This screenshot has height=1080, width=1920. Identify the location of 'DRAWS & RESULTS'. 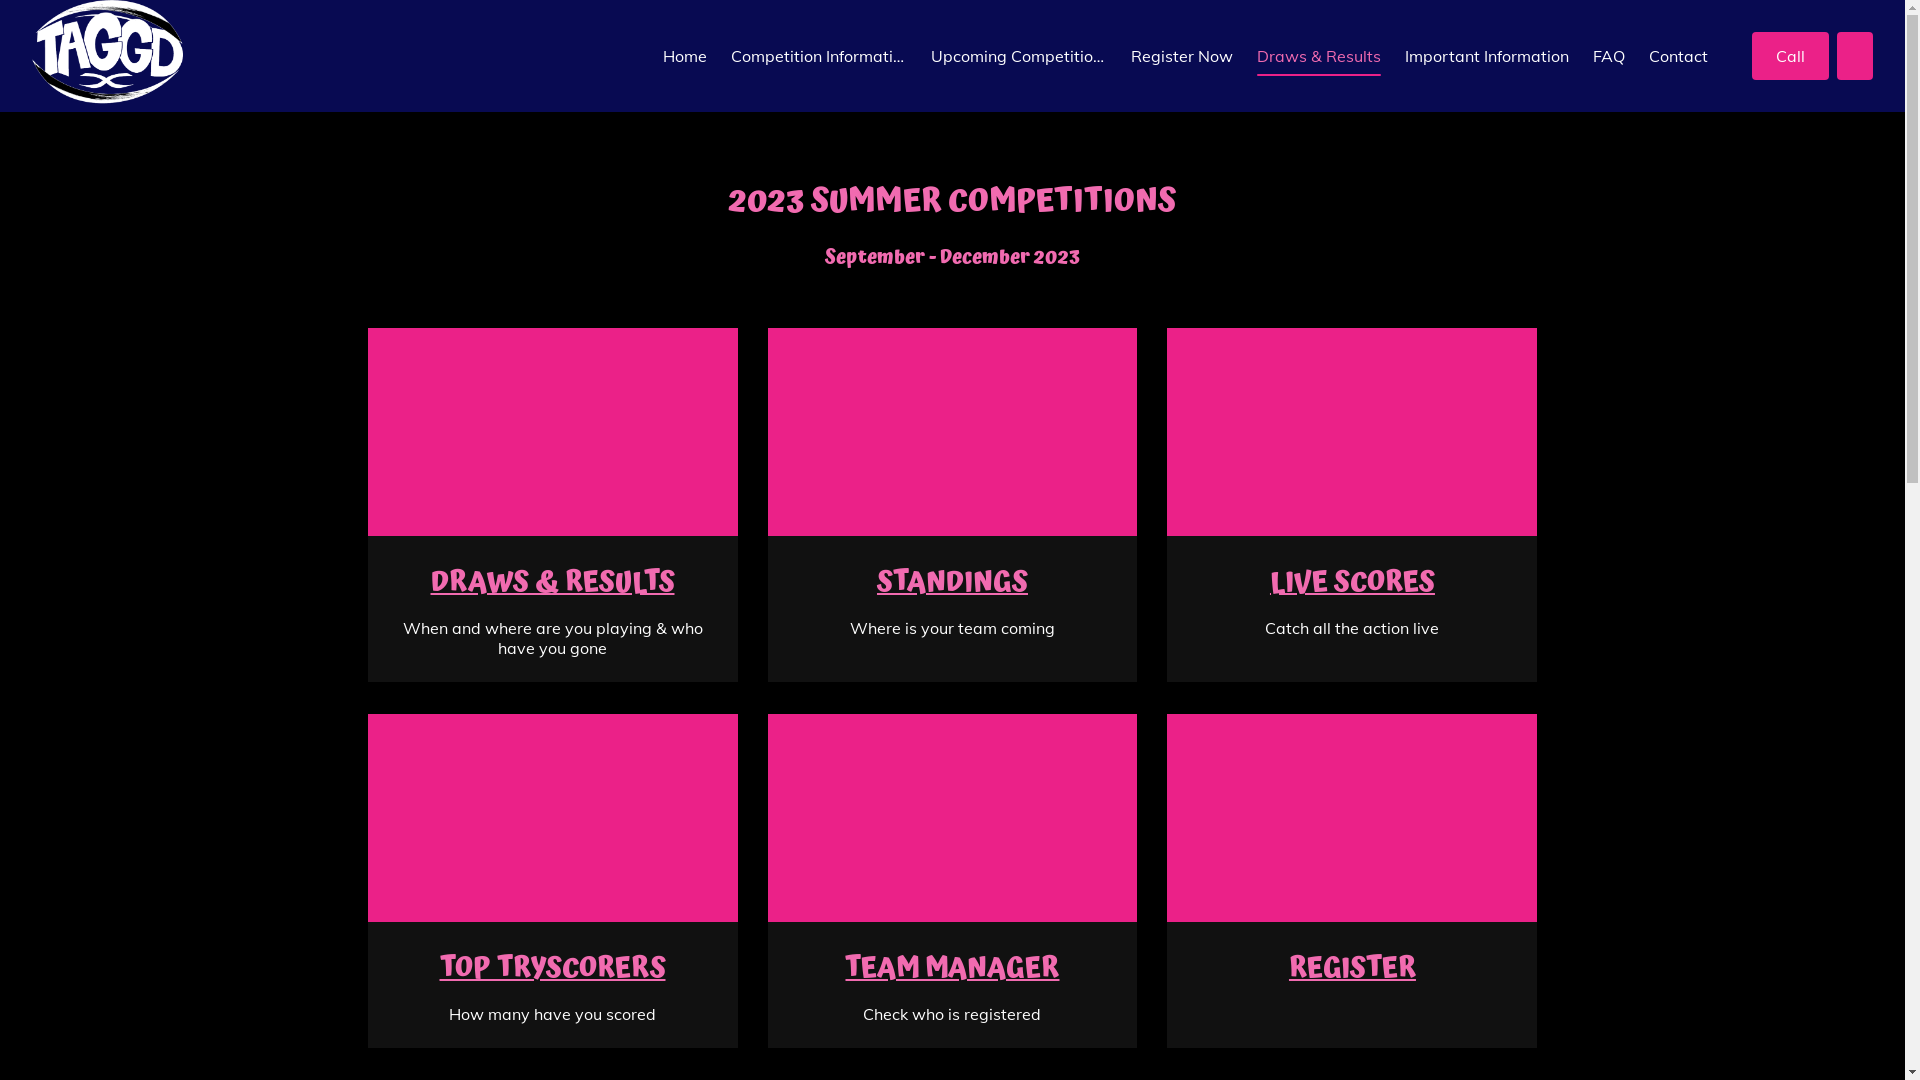
(552, 582).